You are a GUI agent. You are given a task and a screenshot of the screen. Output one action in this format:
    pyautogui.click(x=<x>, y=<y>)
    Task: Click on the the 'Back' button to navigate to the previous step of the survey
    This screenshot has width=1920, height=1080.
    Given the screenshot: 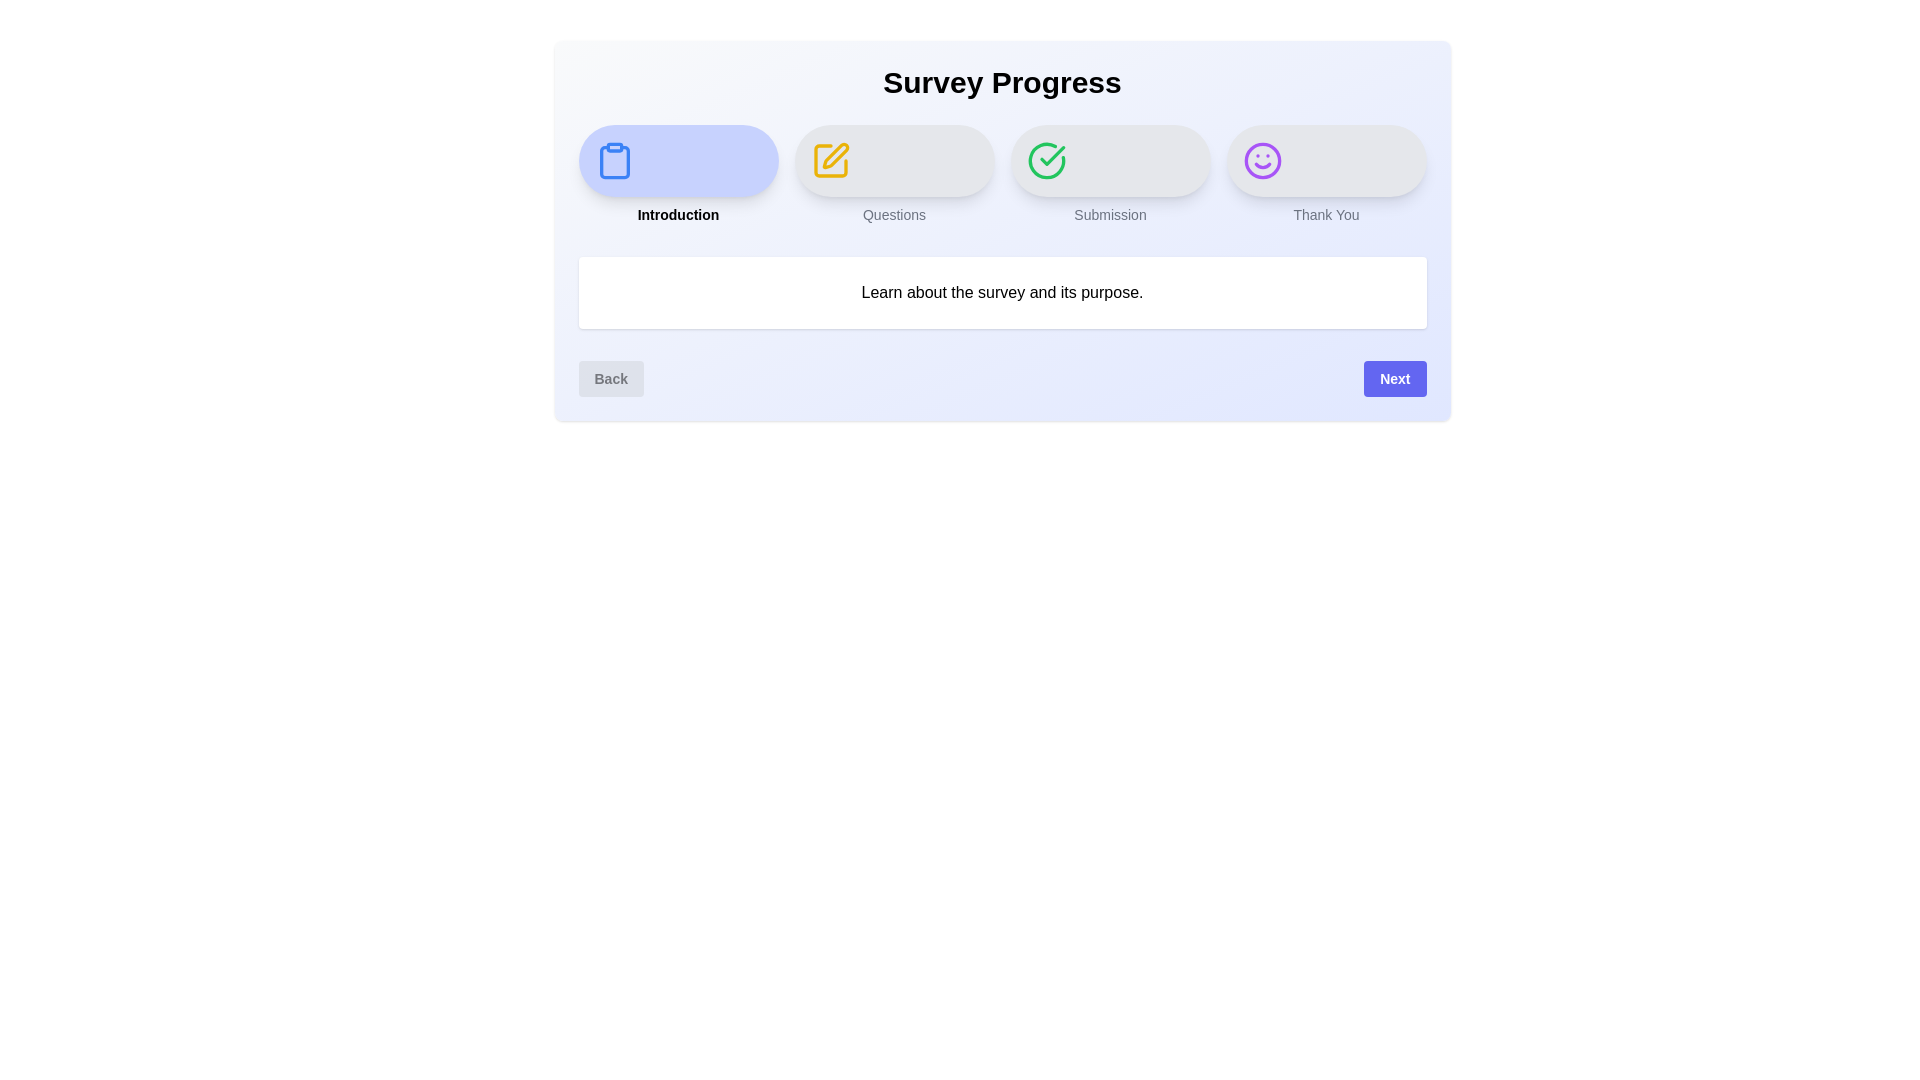 What is the action you would take?
    pyautogui.click(x=609, y=378)
    